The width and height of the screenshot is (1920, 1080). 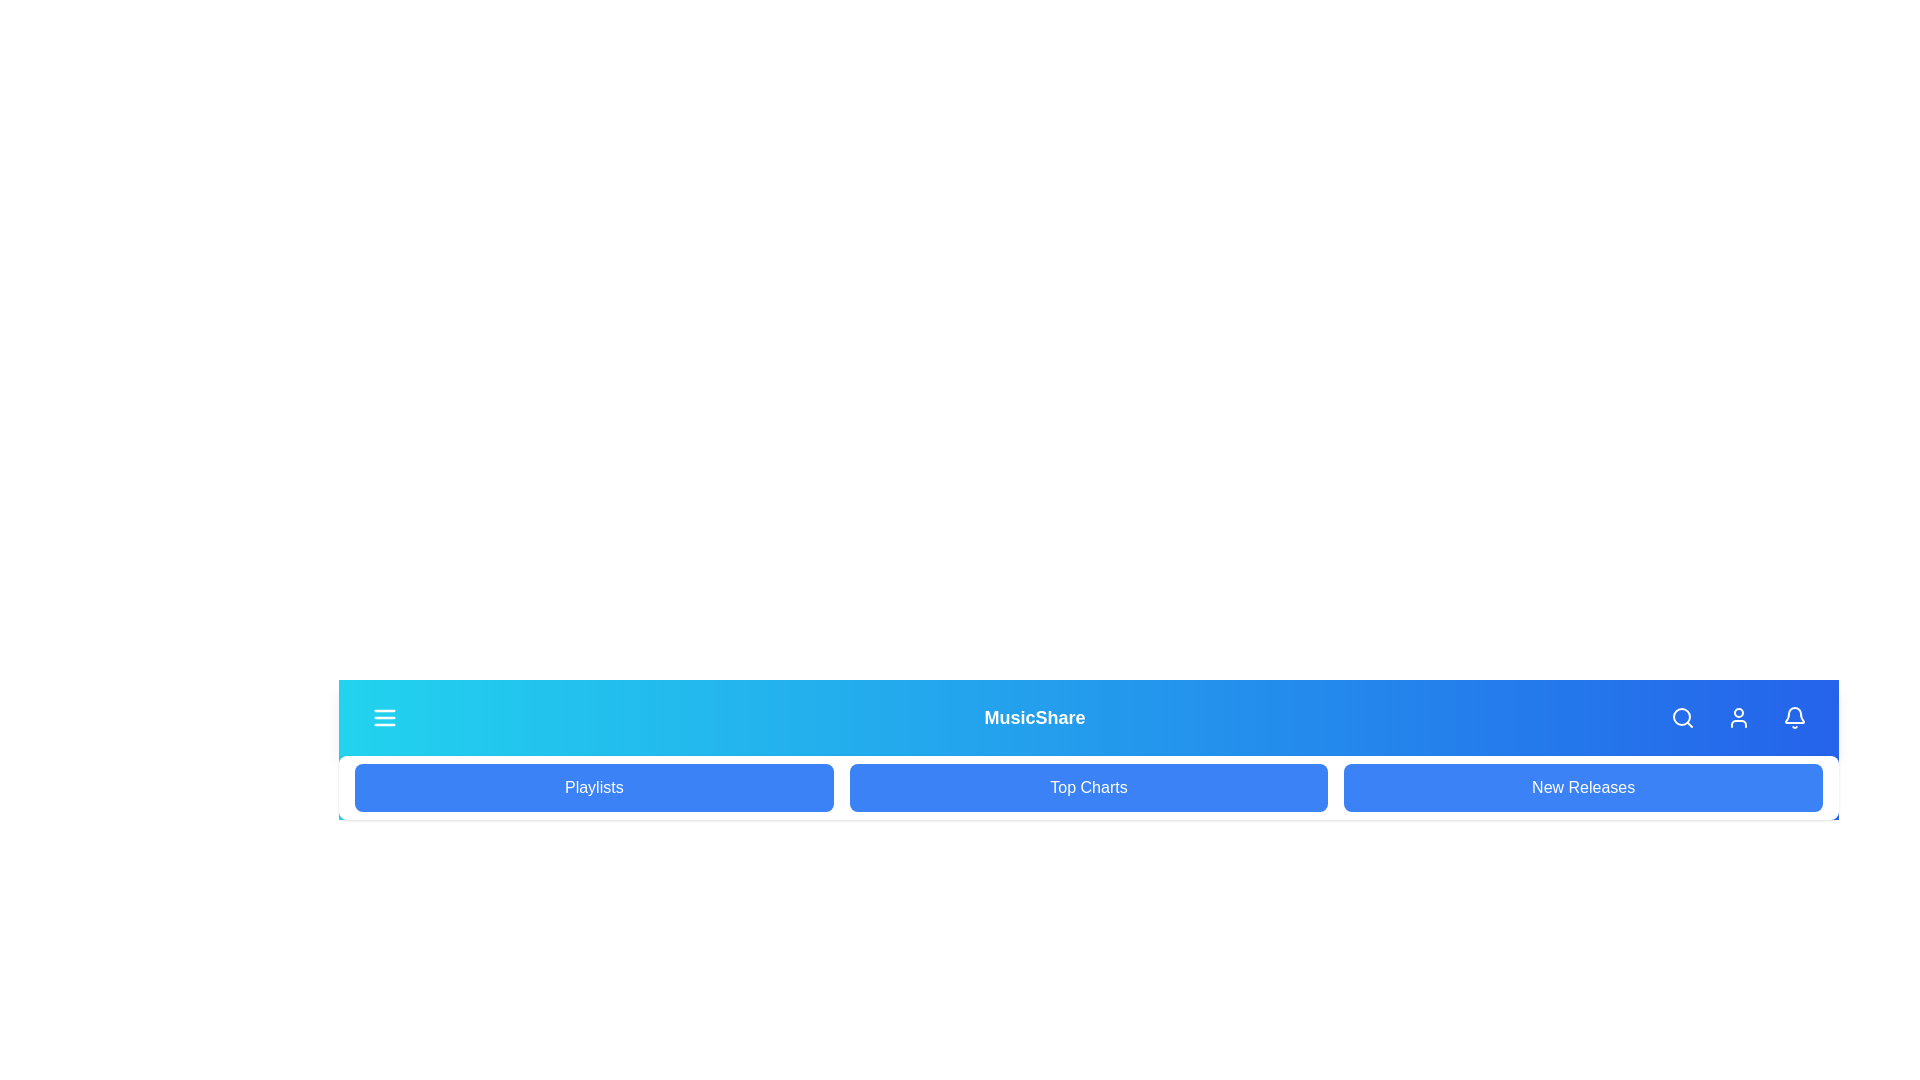 I want to click on the menu item New Releases to select it, so click(x=1582, y=786).